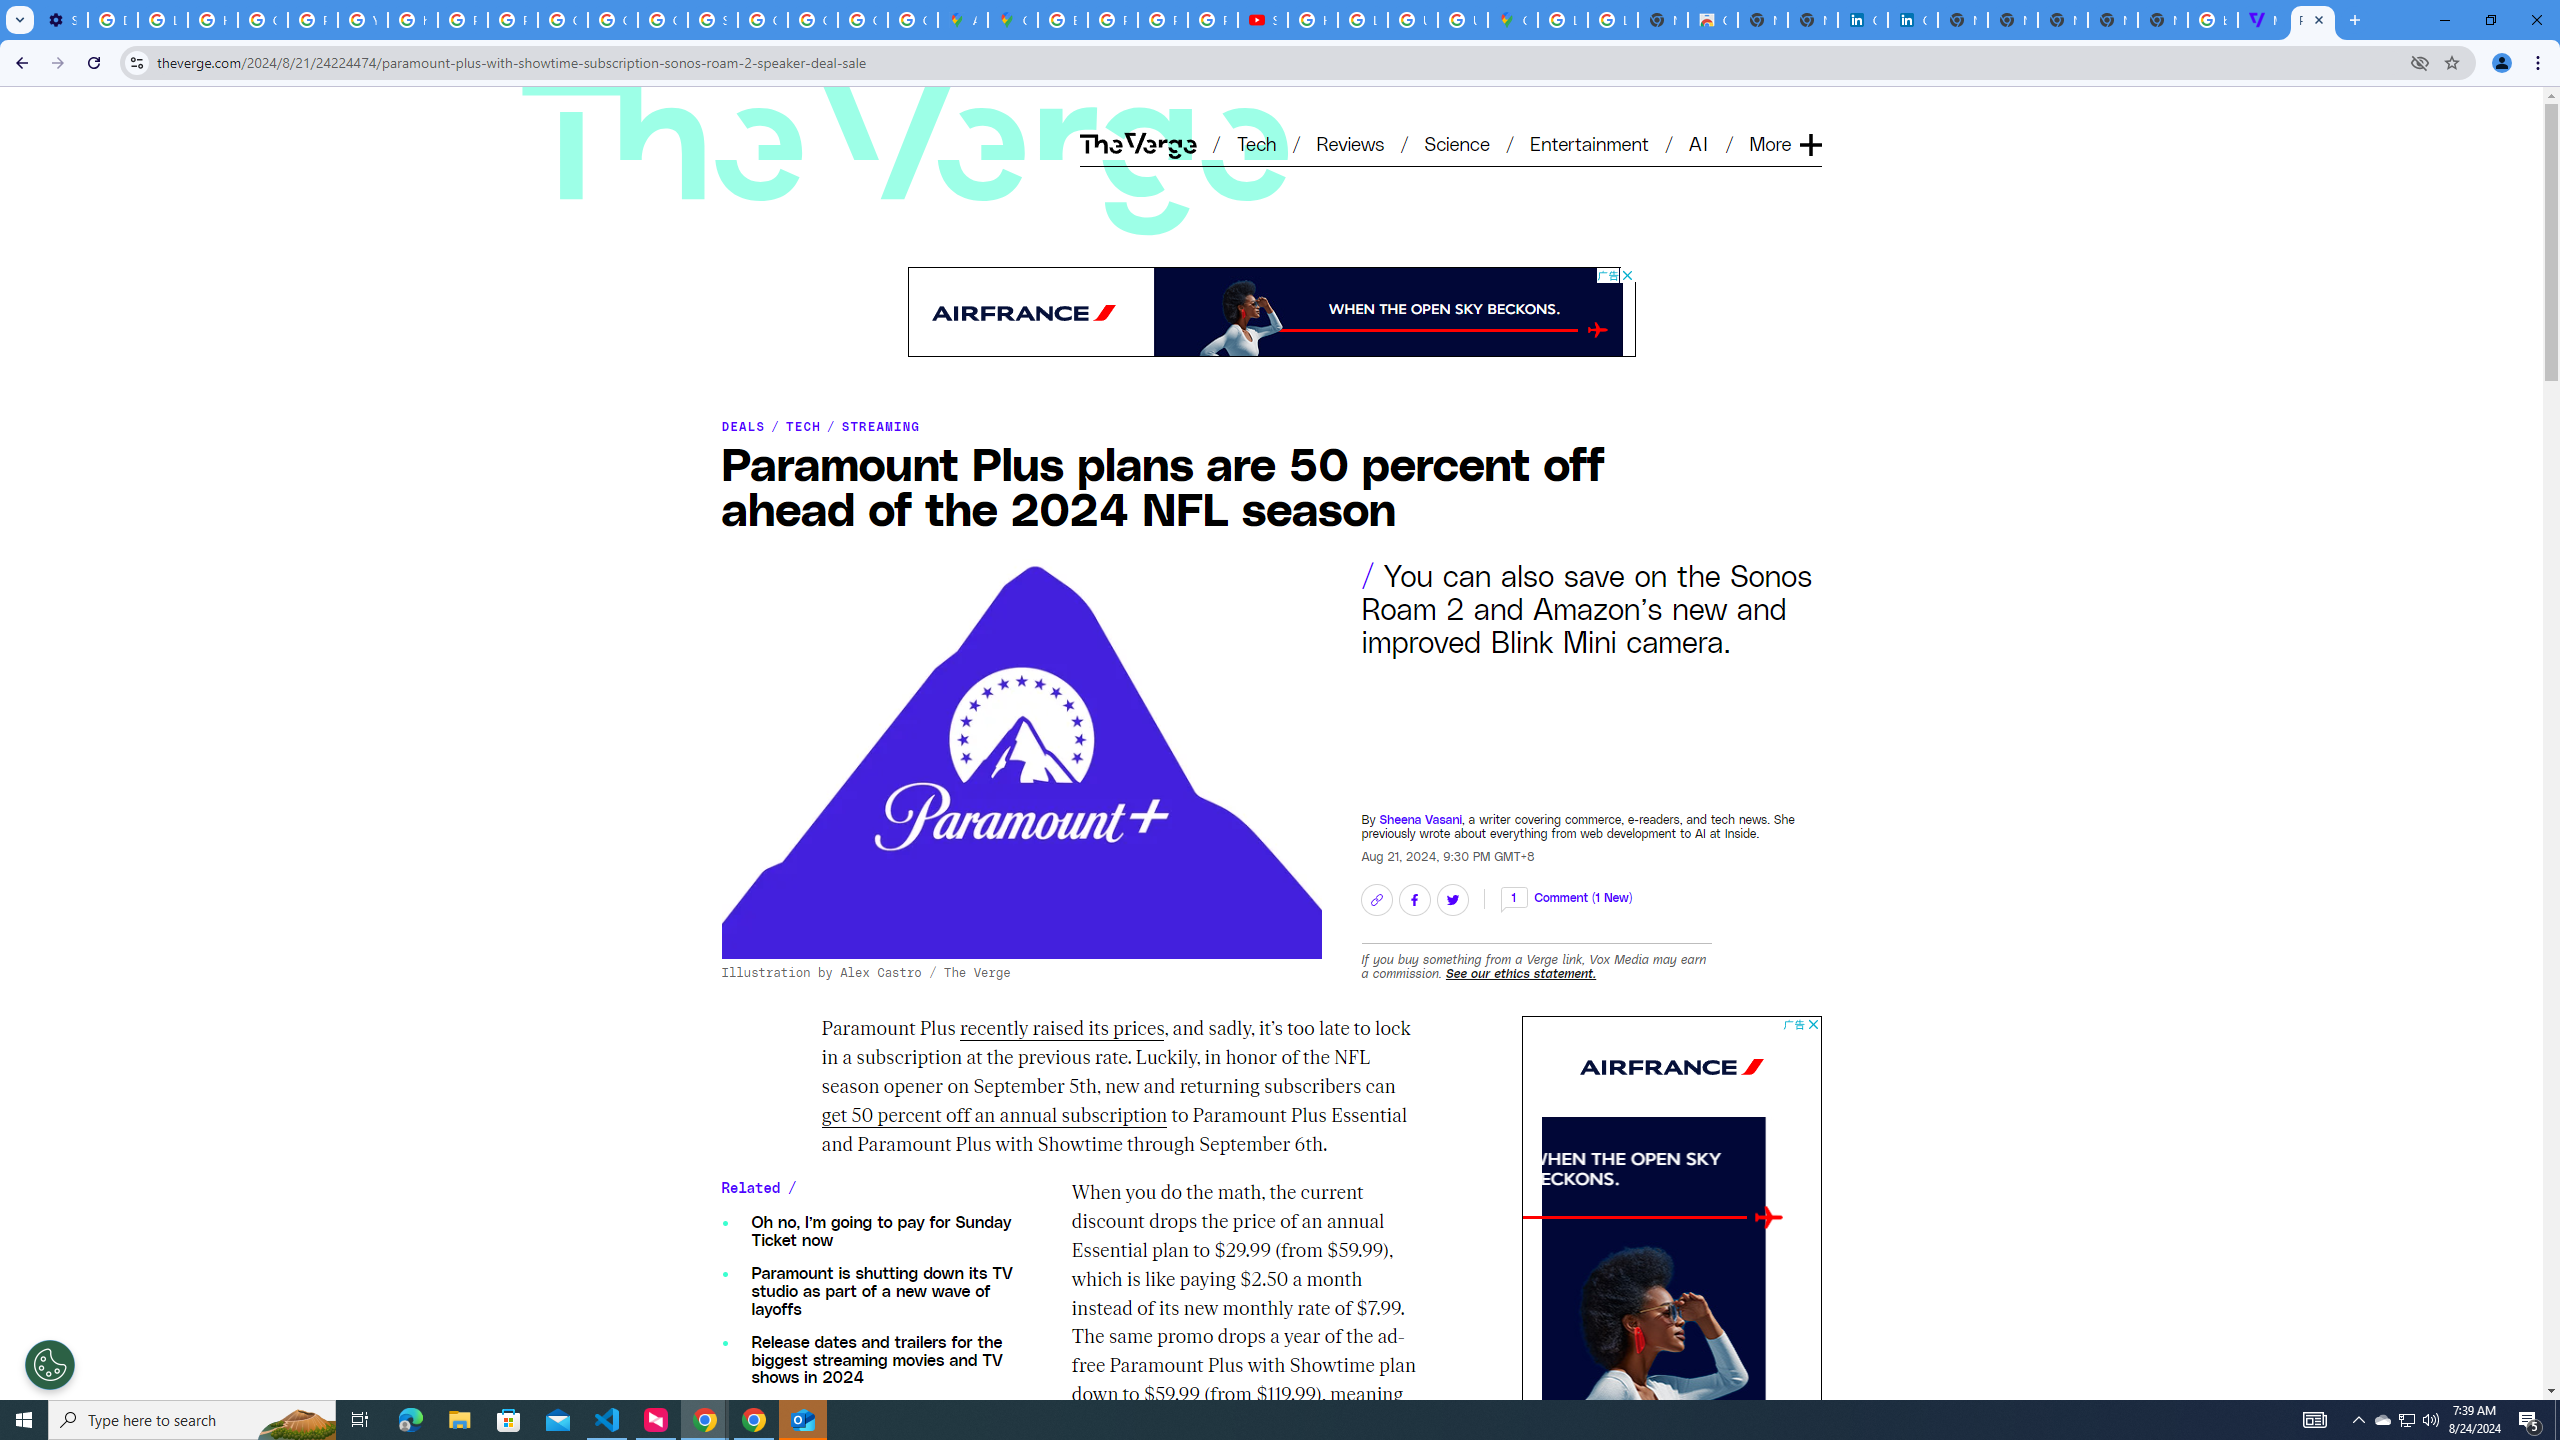  I want to click on 'AI', so click(1699, 142).